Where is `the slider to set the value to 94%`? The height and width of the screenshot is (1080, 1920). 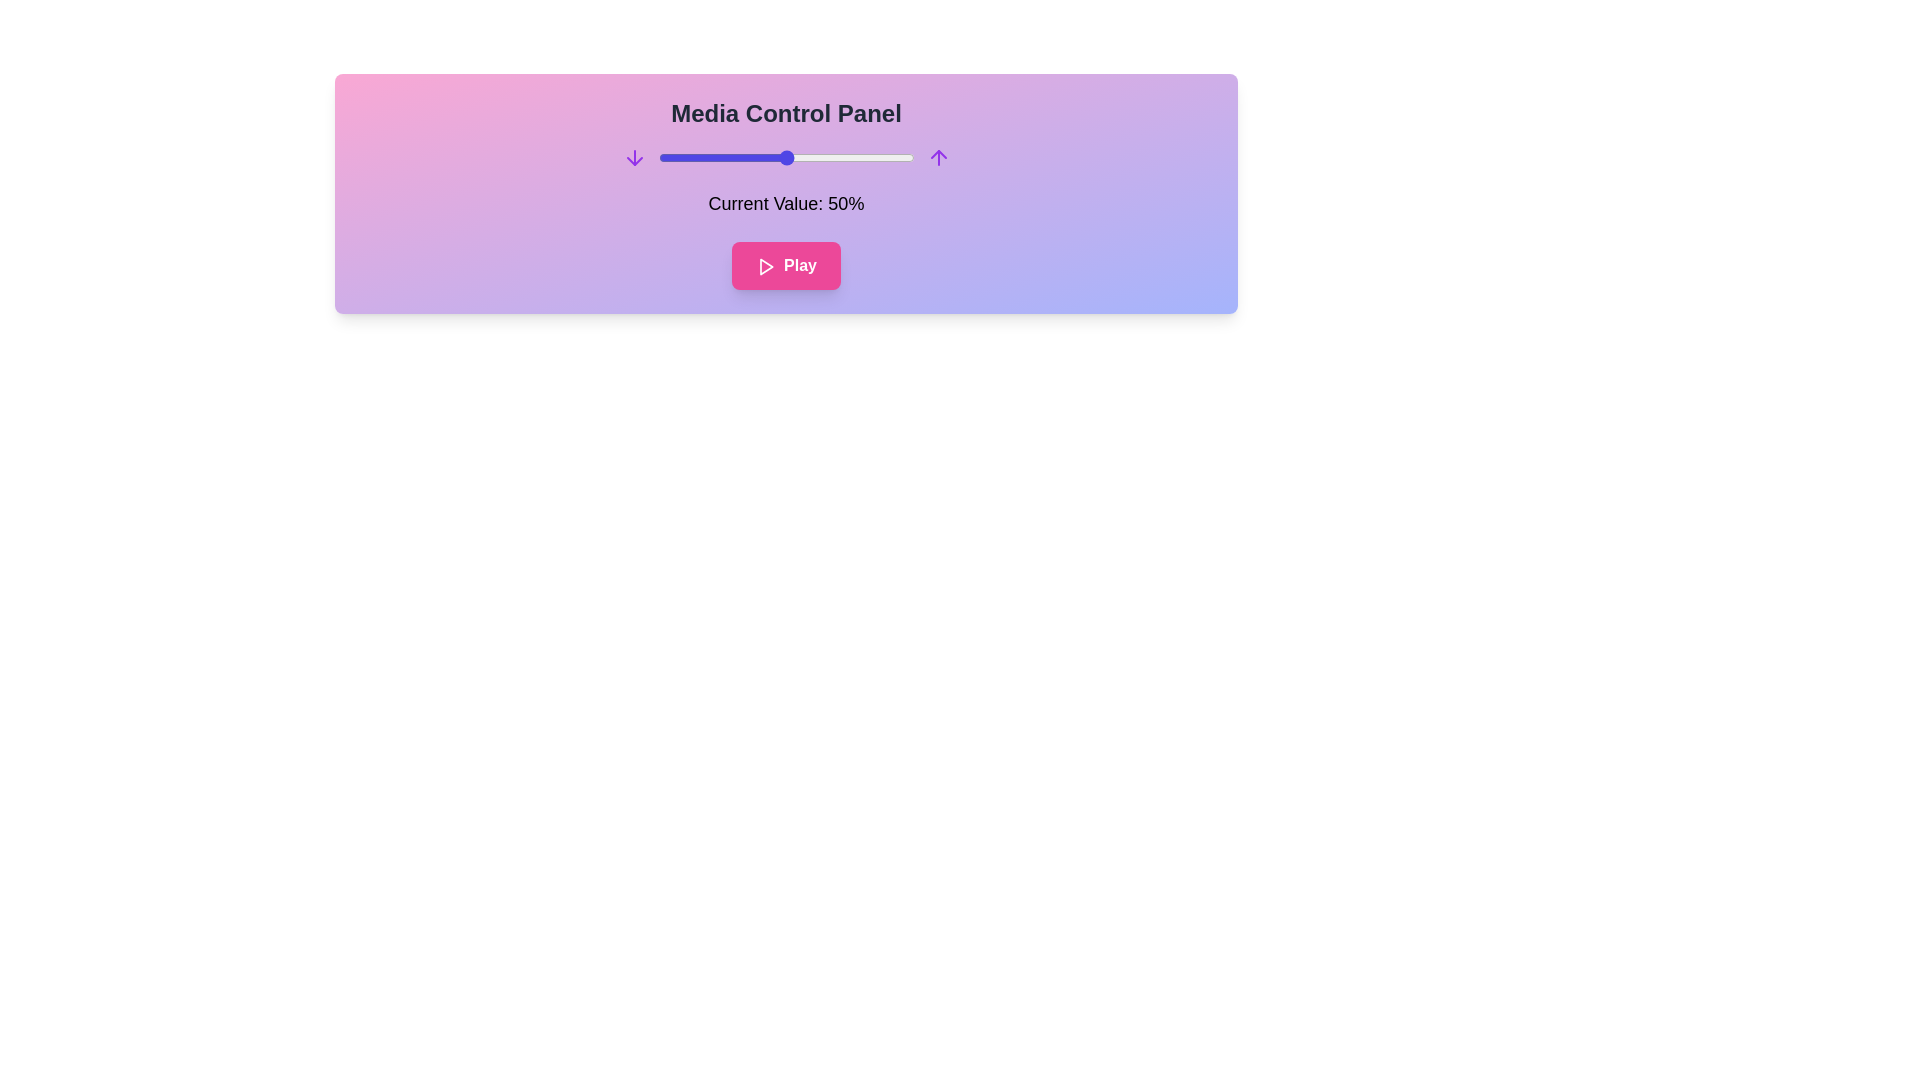 the slider to set the value to 94% is located at coordinates (898, 157).